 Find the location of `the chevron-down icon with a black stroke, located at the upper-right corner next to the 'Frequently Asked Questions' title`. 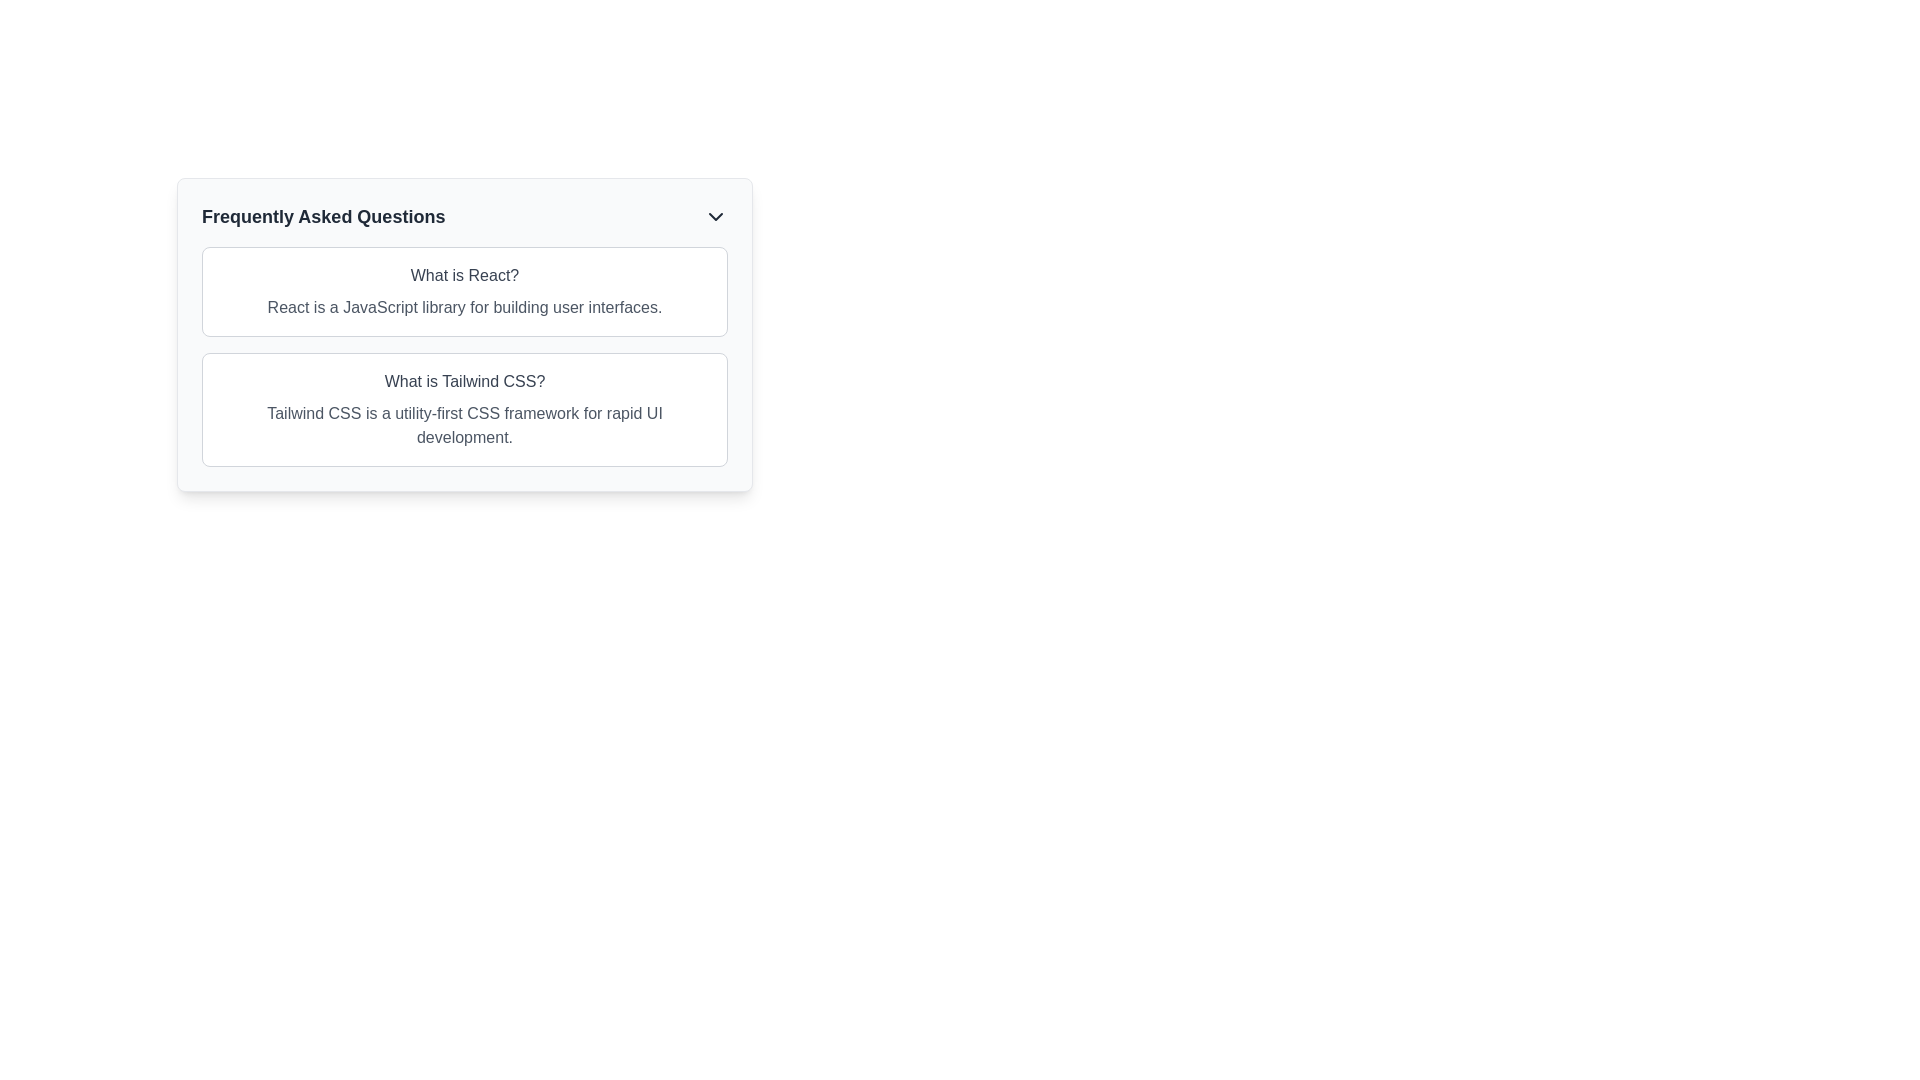

the chevron-down icon with a black stroke, located at the upper-right corner next to the 'Frequently Asked Questions' title is located at coordinates (715, 216).